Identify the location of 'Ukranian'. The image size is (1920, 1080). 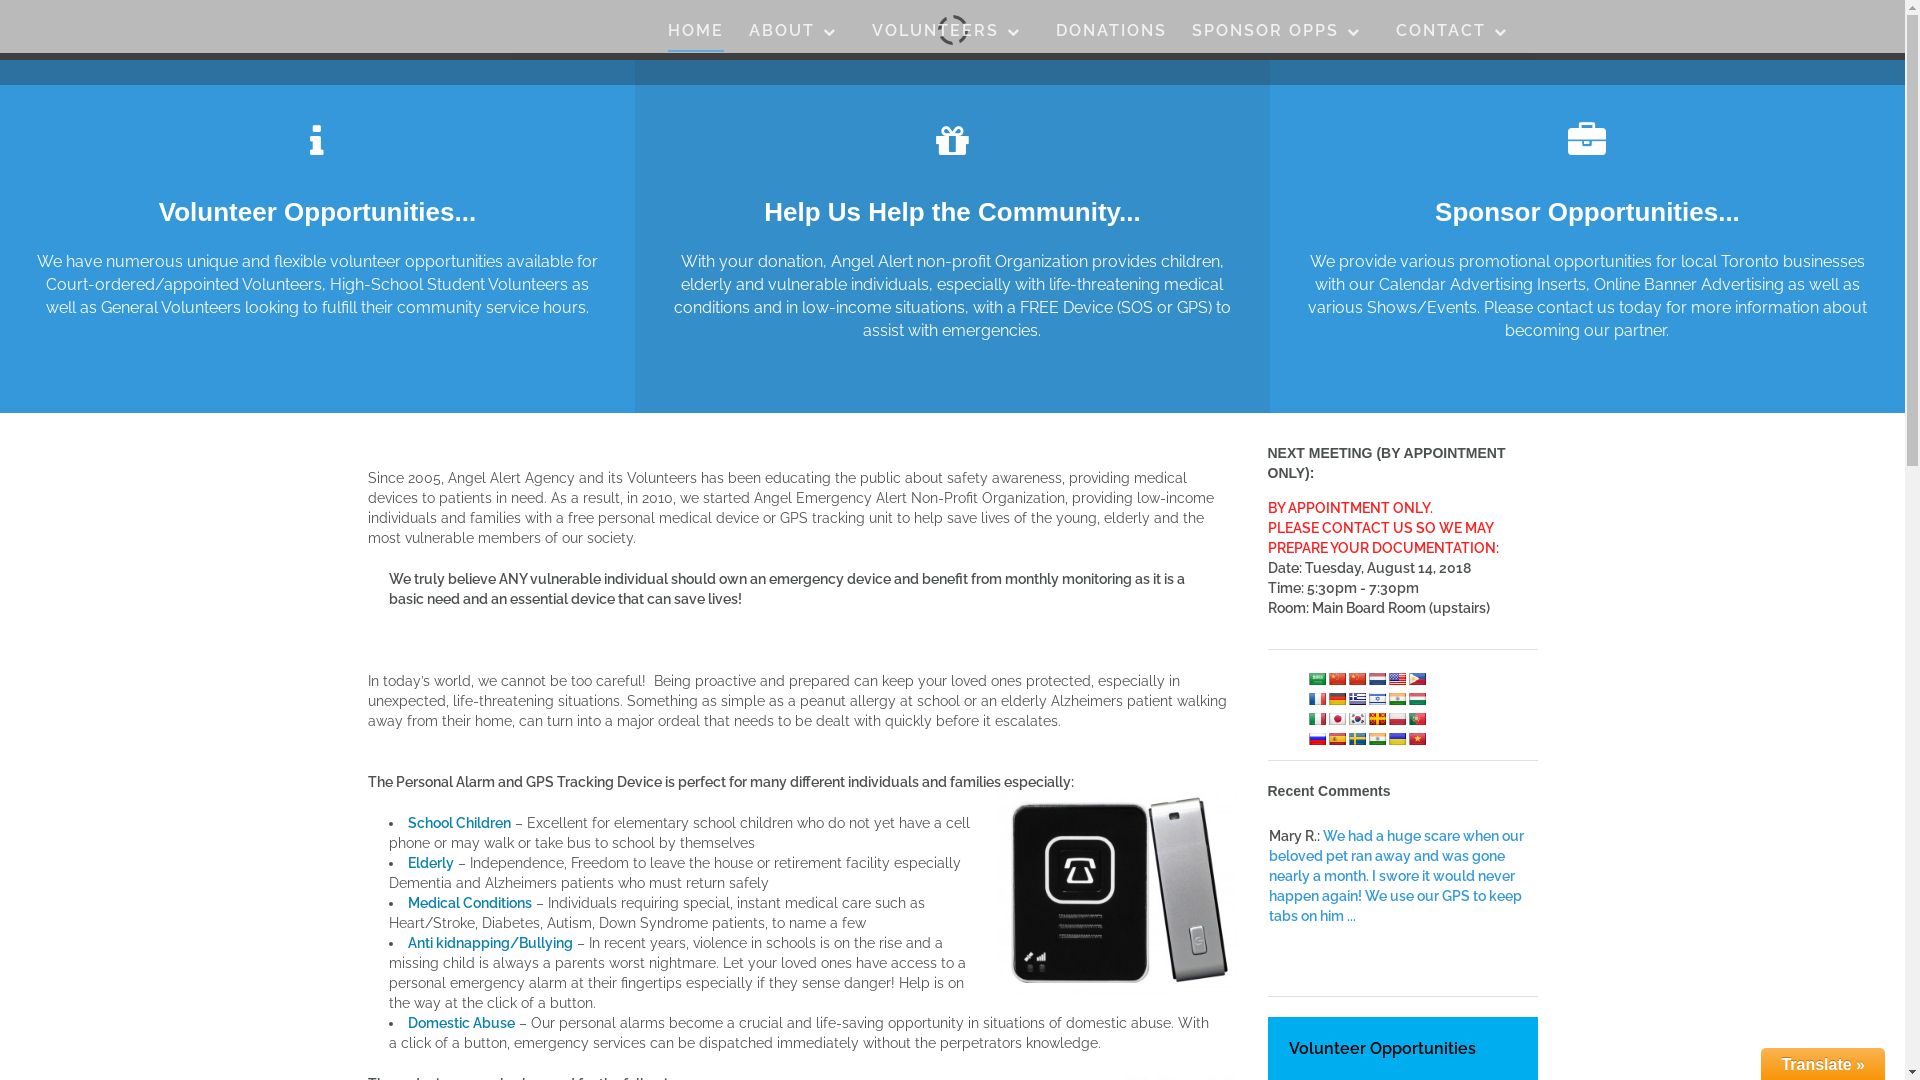
(1395, 737).